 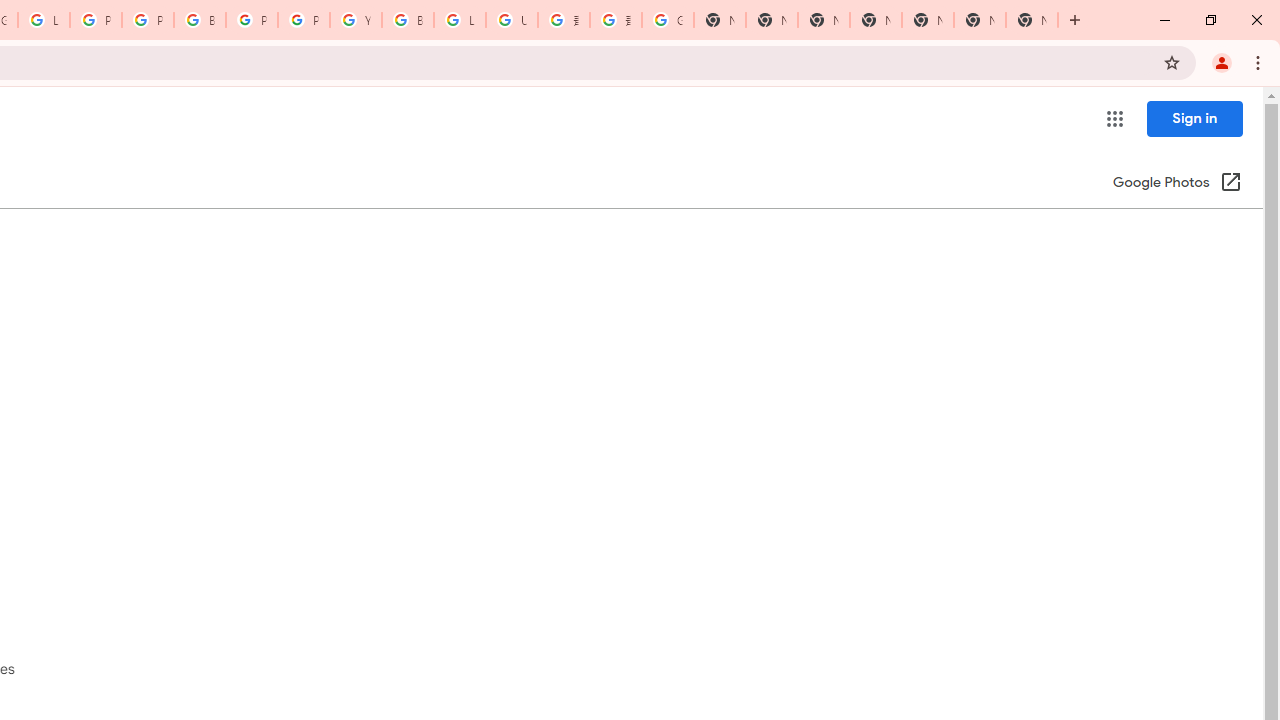 I want to click on 'Google Photos (Open in a new window)', so click(x=1177, y=183).